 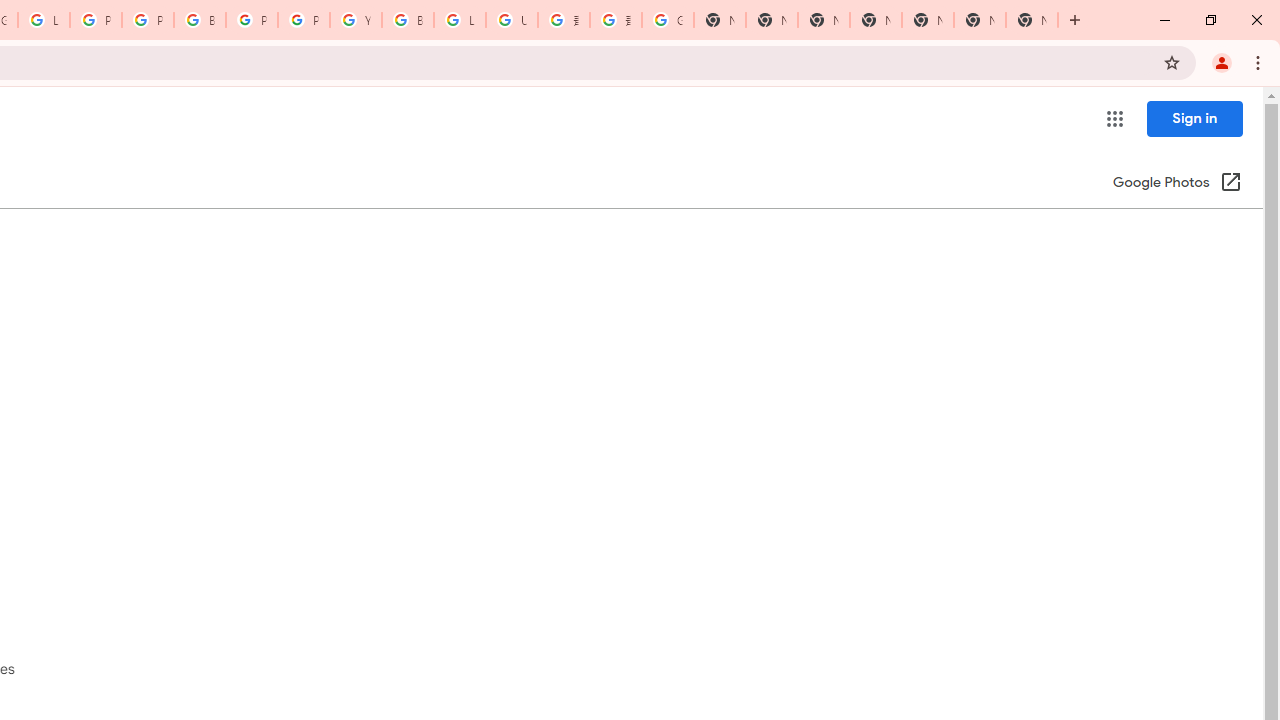 I want to click on 'Google Photos (Open in a new window)', so click(x=1177, y=183).